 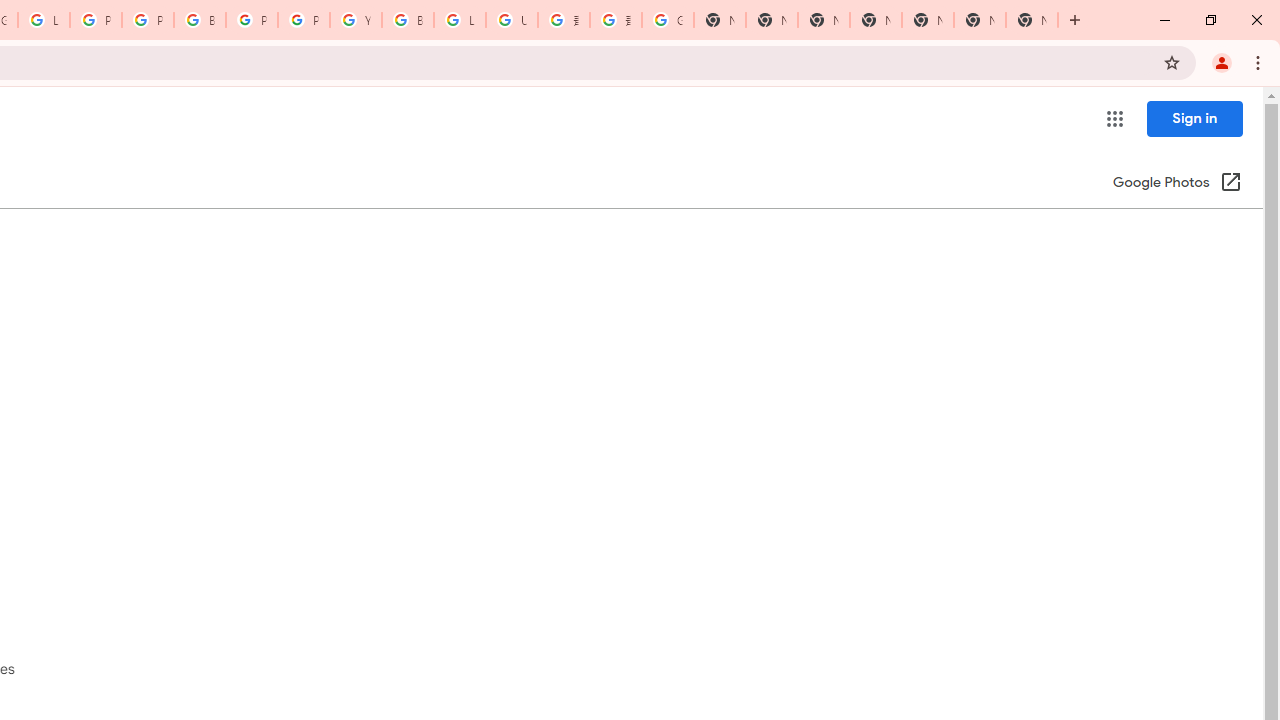 I want to click on 'Google Photos (Open in a new window)', so click(x=1177, y=183).